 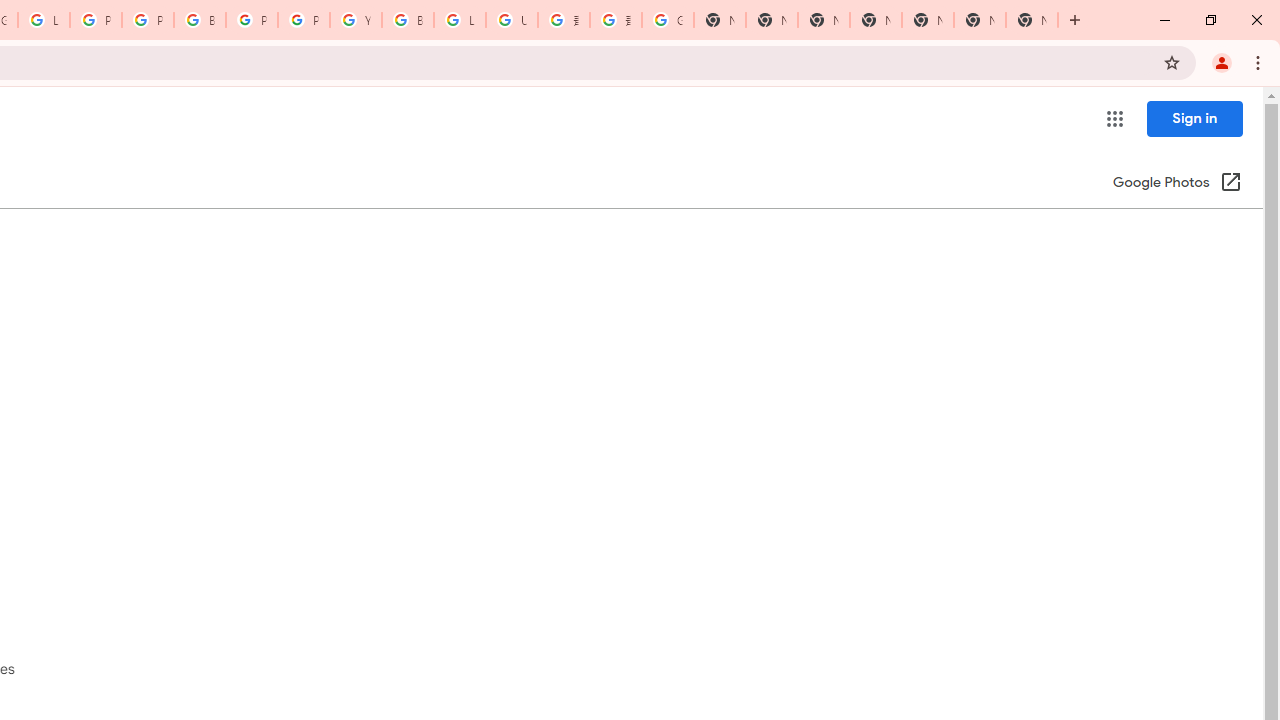 I want to click on 'Google Photos (Open in a new window)', so click(x=1177, y=183).